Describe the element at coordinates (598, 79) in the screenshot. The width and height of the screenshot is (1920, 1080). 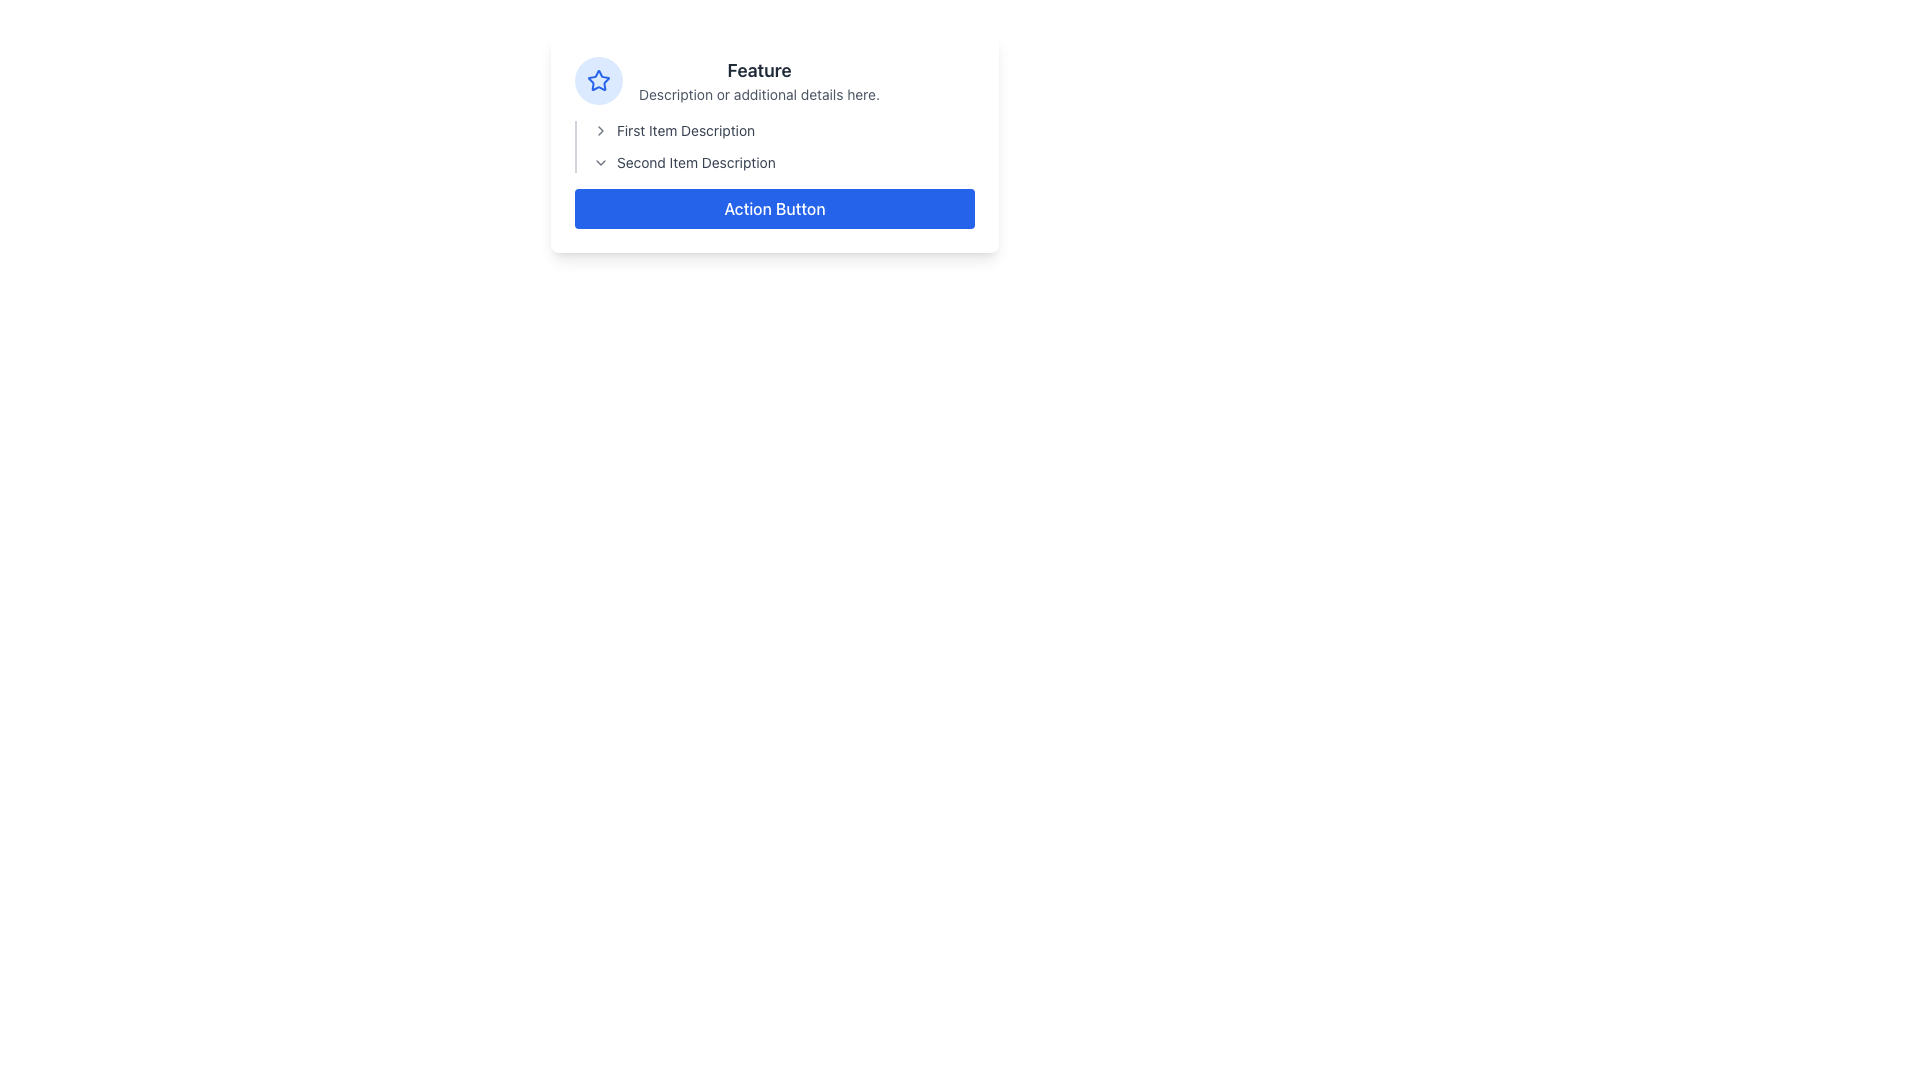
I see `the blue outlined star-shaped vector graphic icon located at the top left corner of the card-like interface, above the 'Action Button'` at that location.